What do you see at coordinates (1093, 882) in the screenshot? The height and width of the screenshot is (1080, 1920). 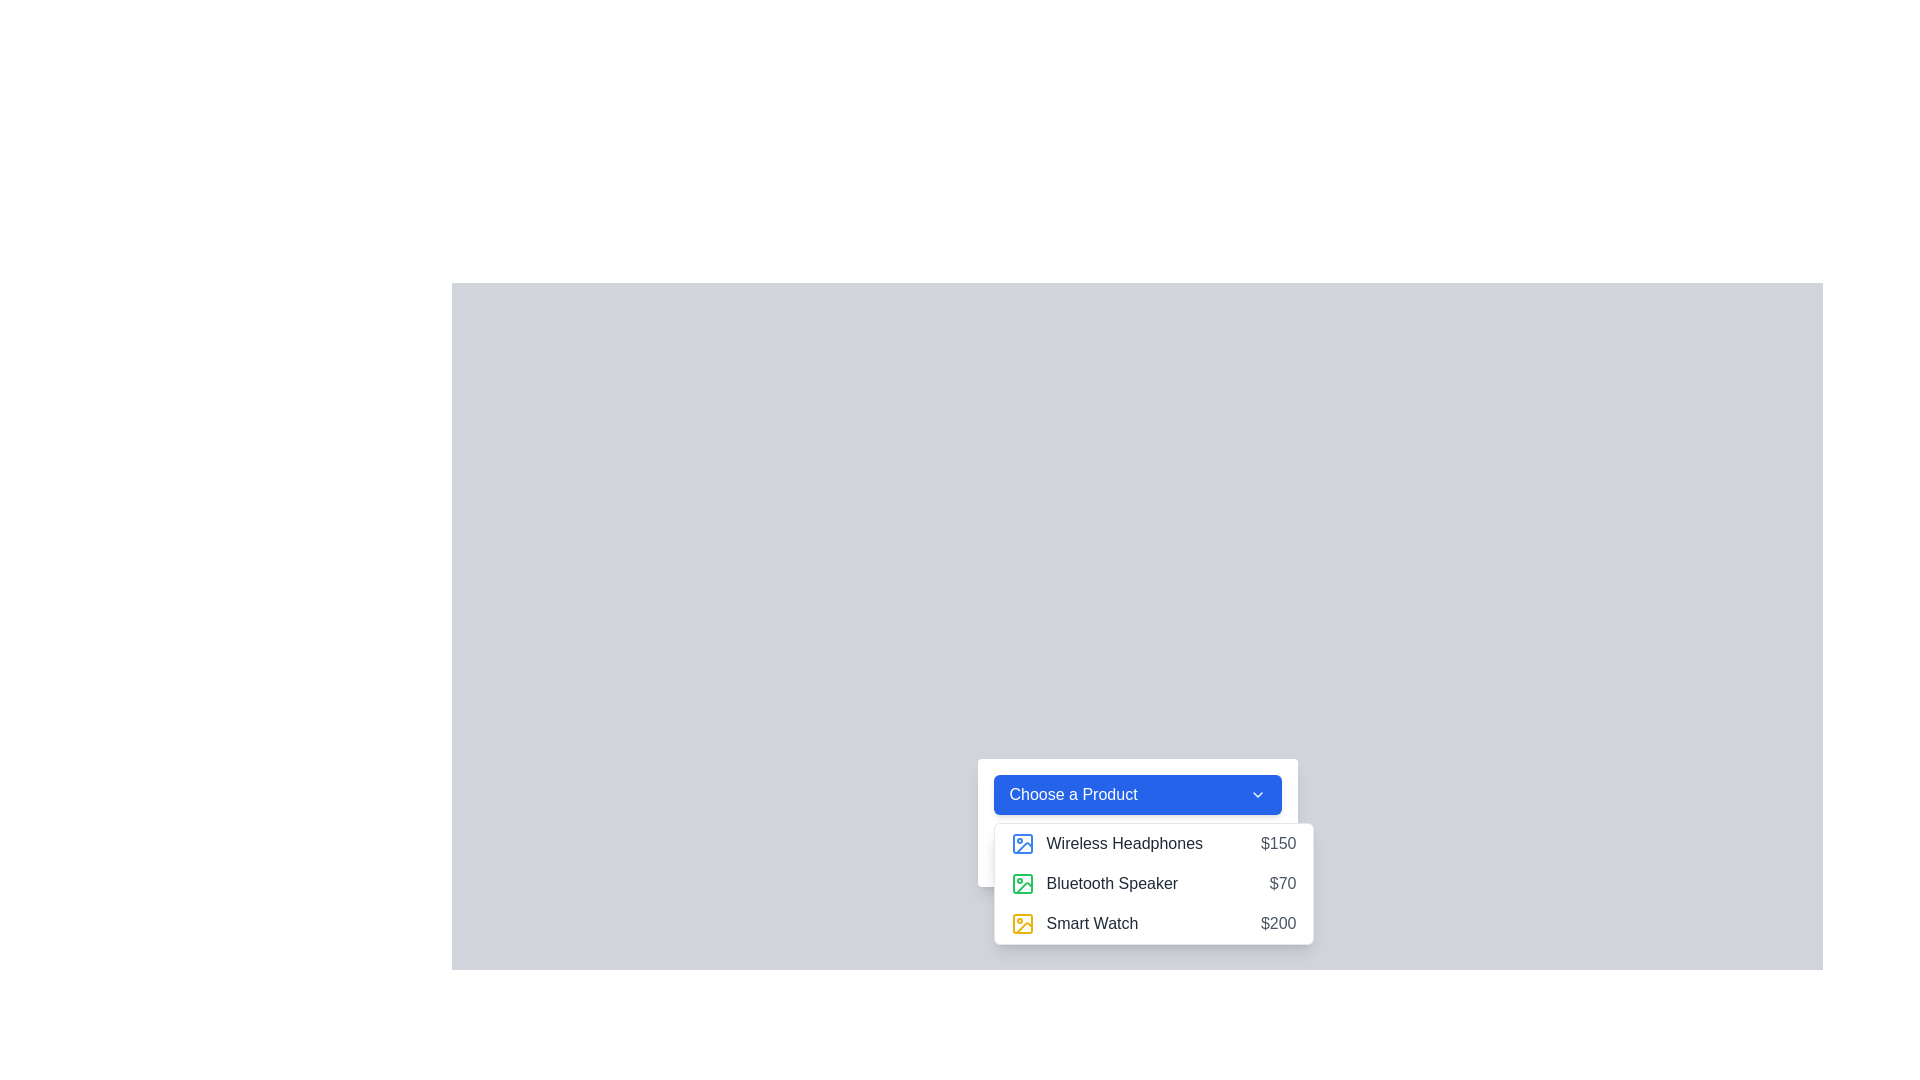 I see `the 'Bluetooth Speaker' dropdown list item` at bounding box center [1093, 882].